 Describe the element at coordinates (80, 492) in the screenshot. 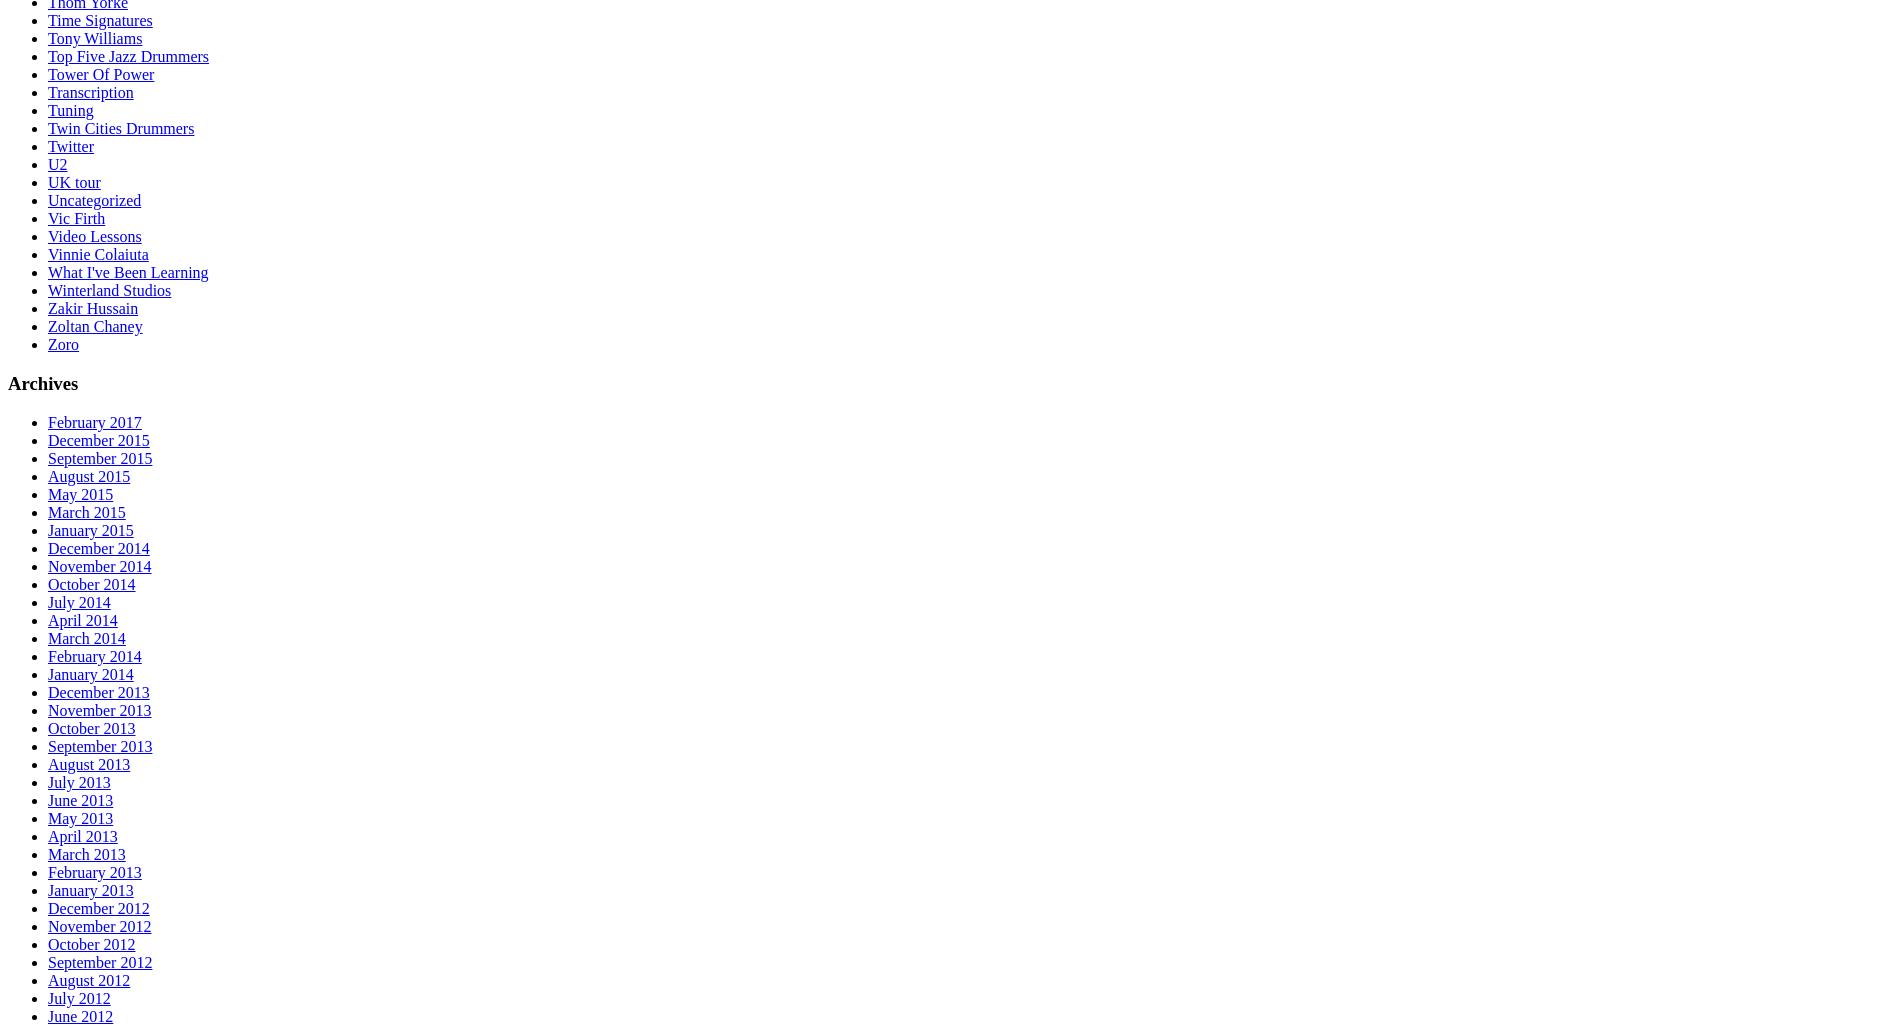

I see `'May 2015'` at that location.